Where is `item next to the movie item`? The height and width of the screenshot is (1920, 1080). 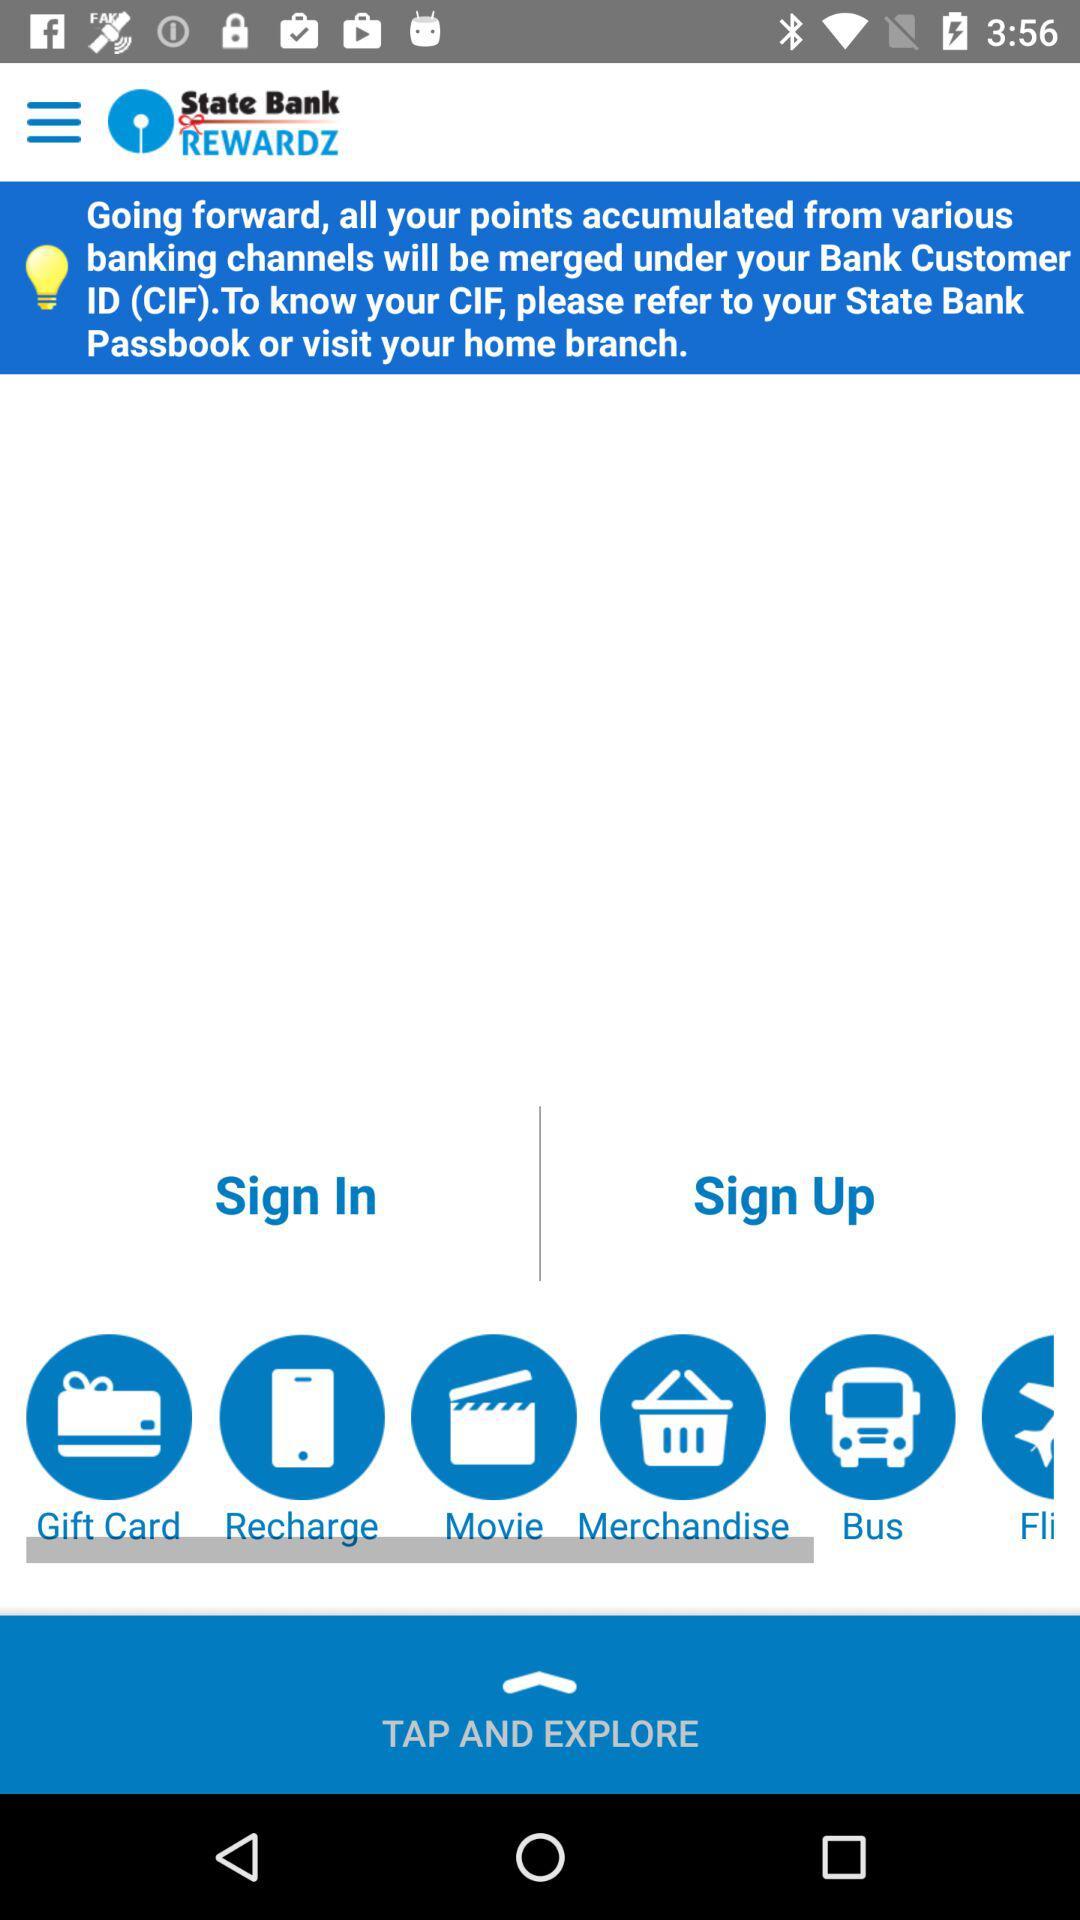 item next to the movie item is located at coordinates (301, 1441).